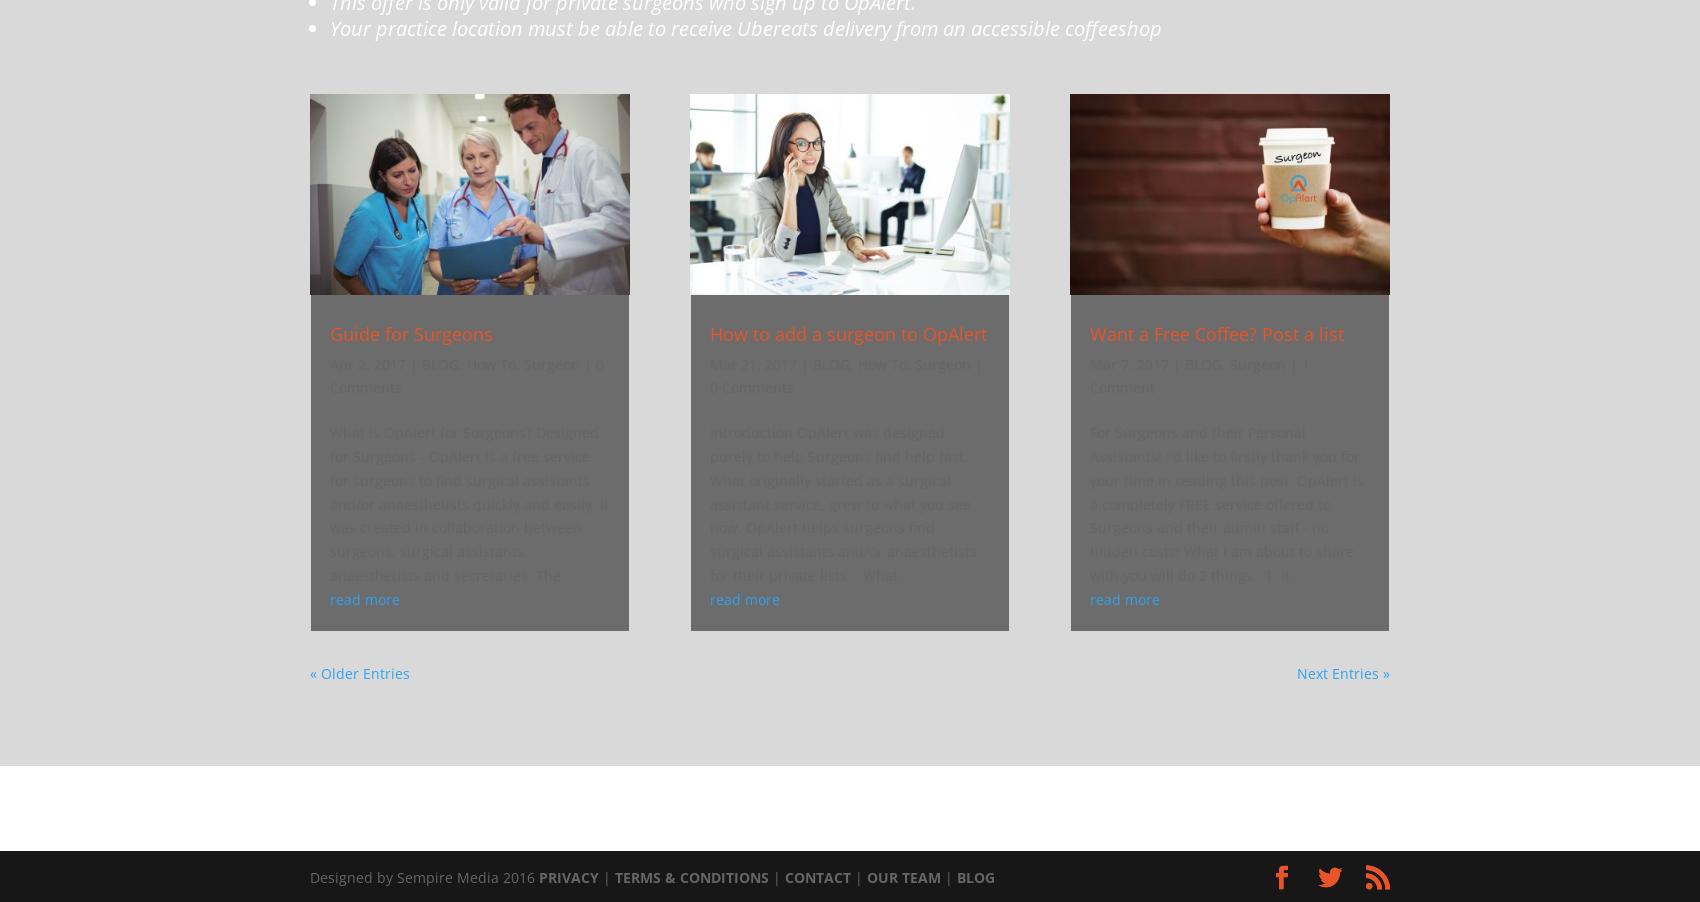 The width and height of the screenshot is (1700, 902). What do you see at coordinates (974, 877) in the screenshot?
I see `'BLOG'` at bounding box center [974, 877].